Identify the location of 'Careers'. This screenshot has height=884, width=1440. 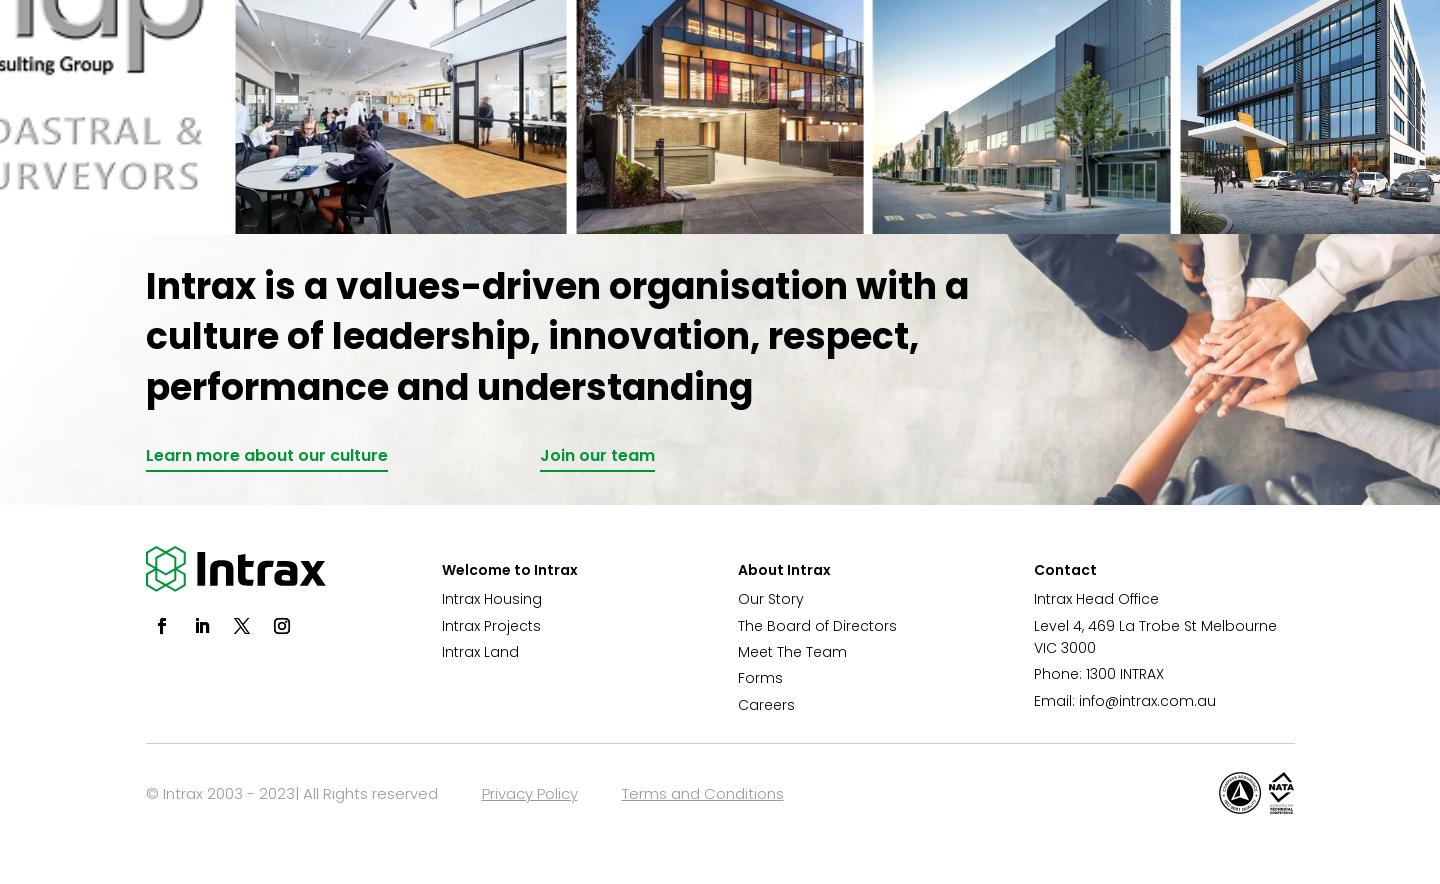
(765, 703).